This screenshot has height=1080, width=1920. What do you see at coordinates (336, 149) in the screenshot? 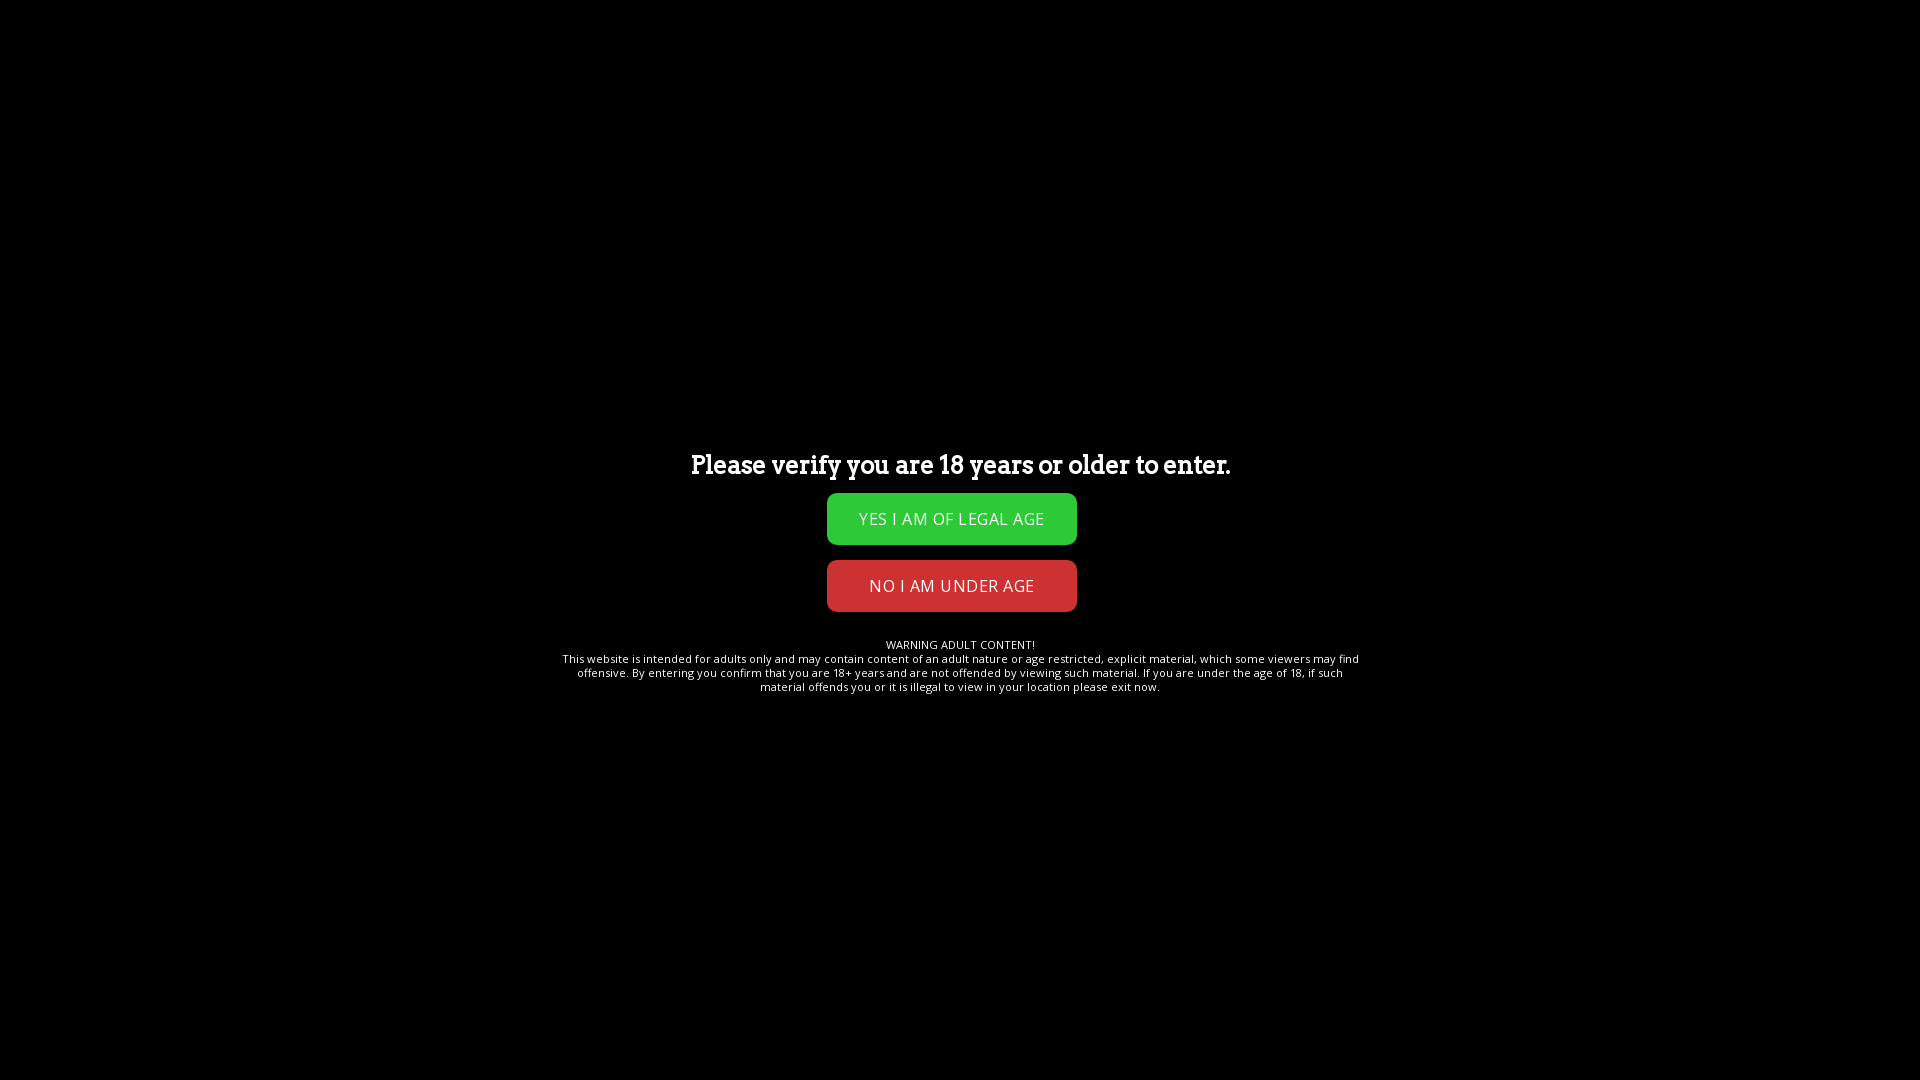
I see `'CUSTOM PRINT'` at bounding box center [336, 149].